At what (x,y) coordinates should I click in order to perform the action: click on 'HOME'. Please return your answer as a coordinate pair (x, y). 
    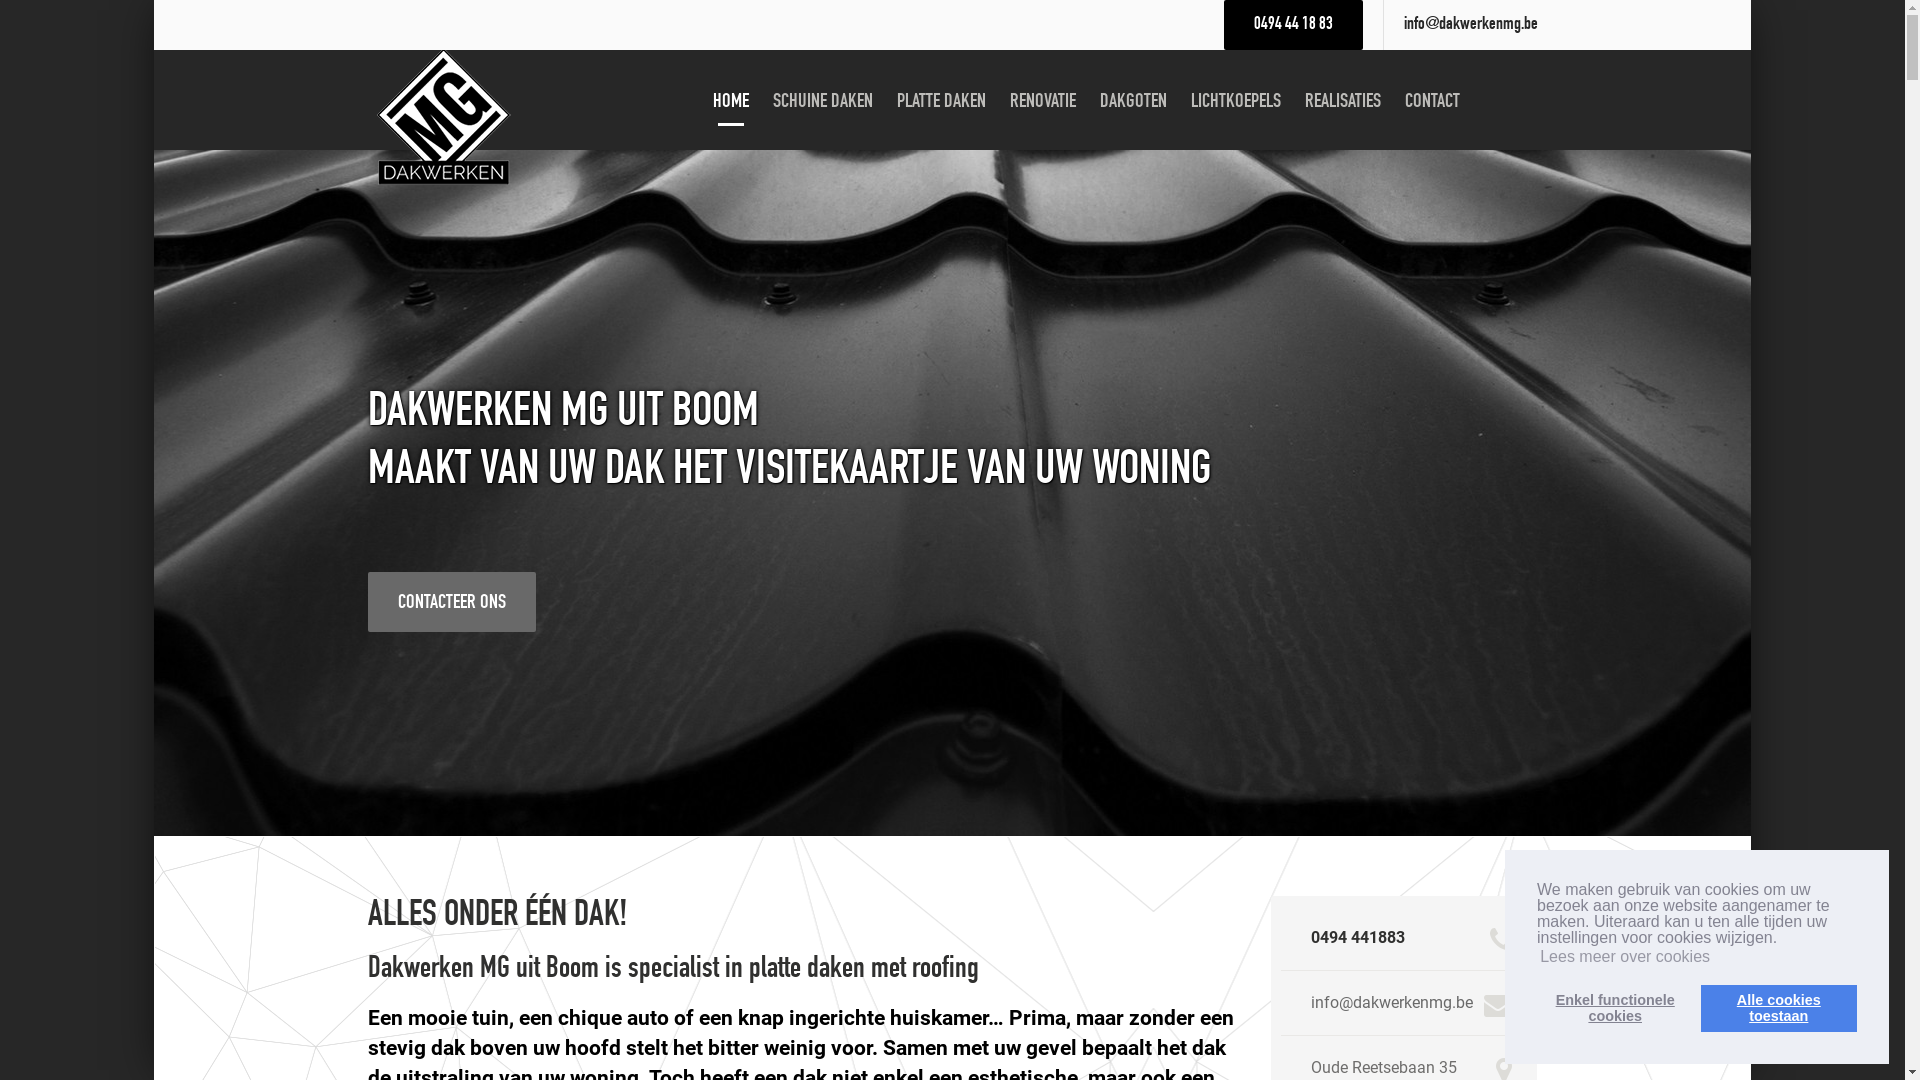
    Looking at the image, I should click on (702, 100).